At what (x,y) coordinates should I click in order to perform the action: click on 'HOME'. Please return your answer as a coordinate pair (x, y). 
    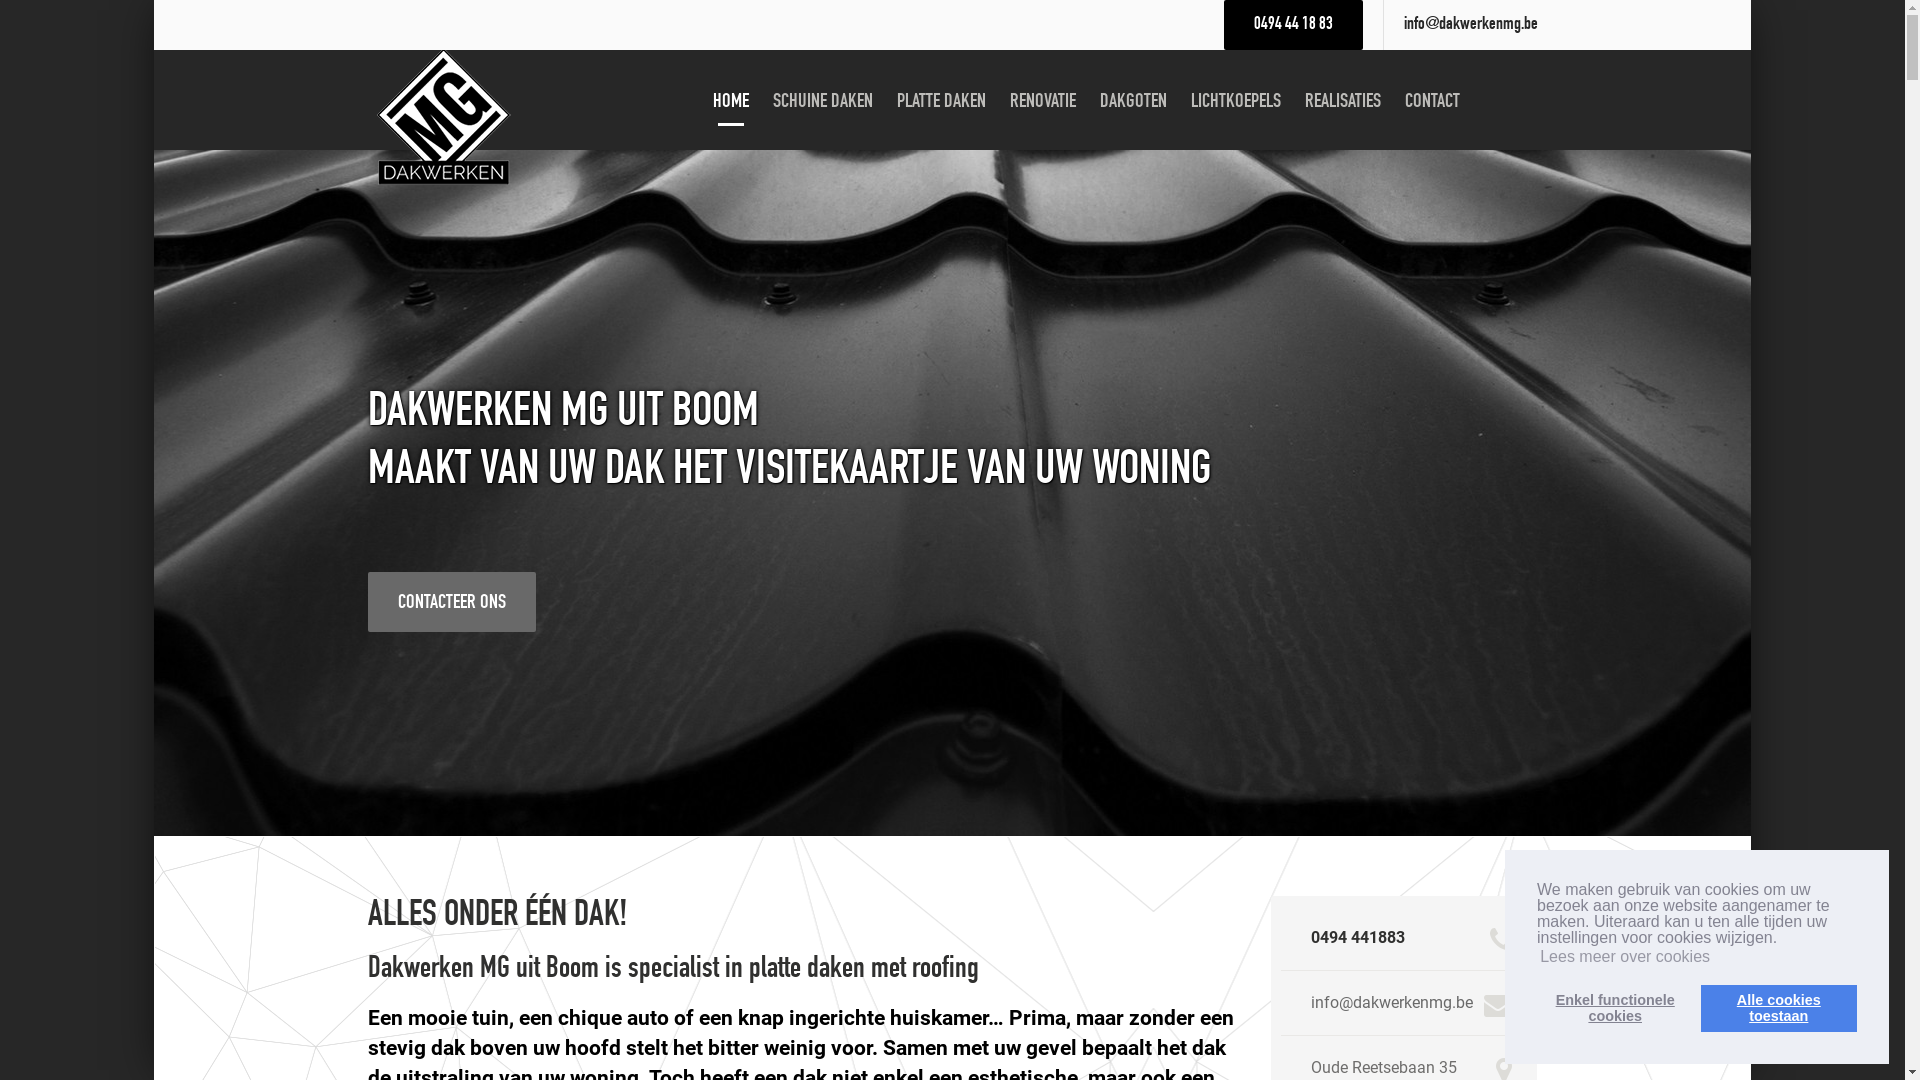
    Looking at the image, I should click on (702, 100).